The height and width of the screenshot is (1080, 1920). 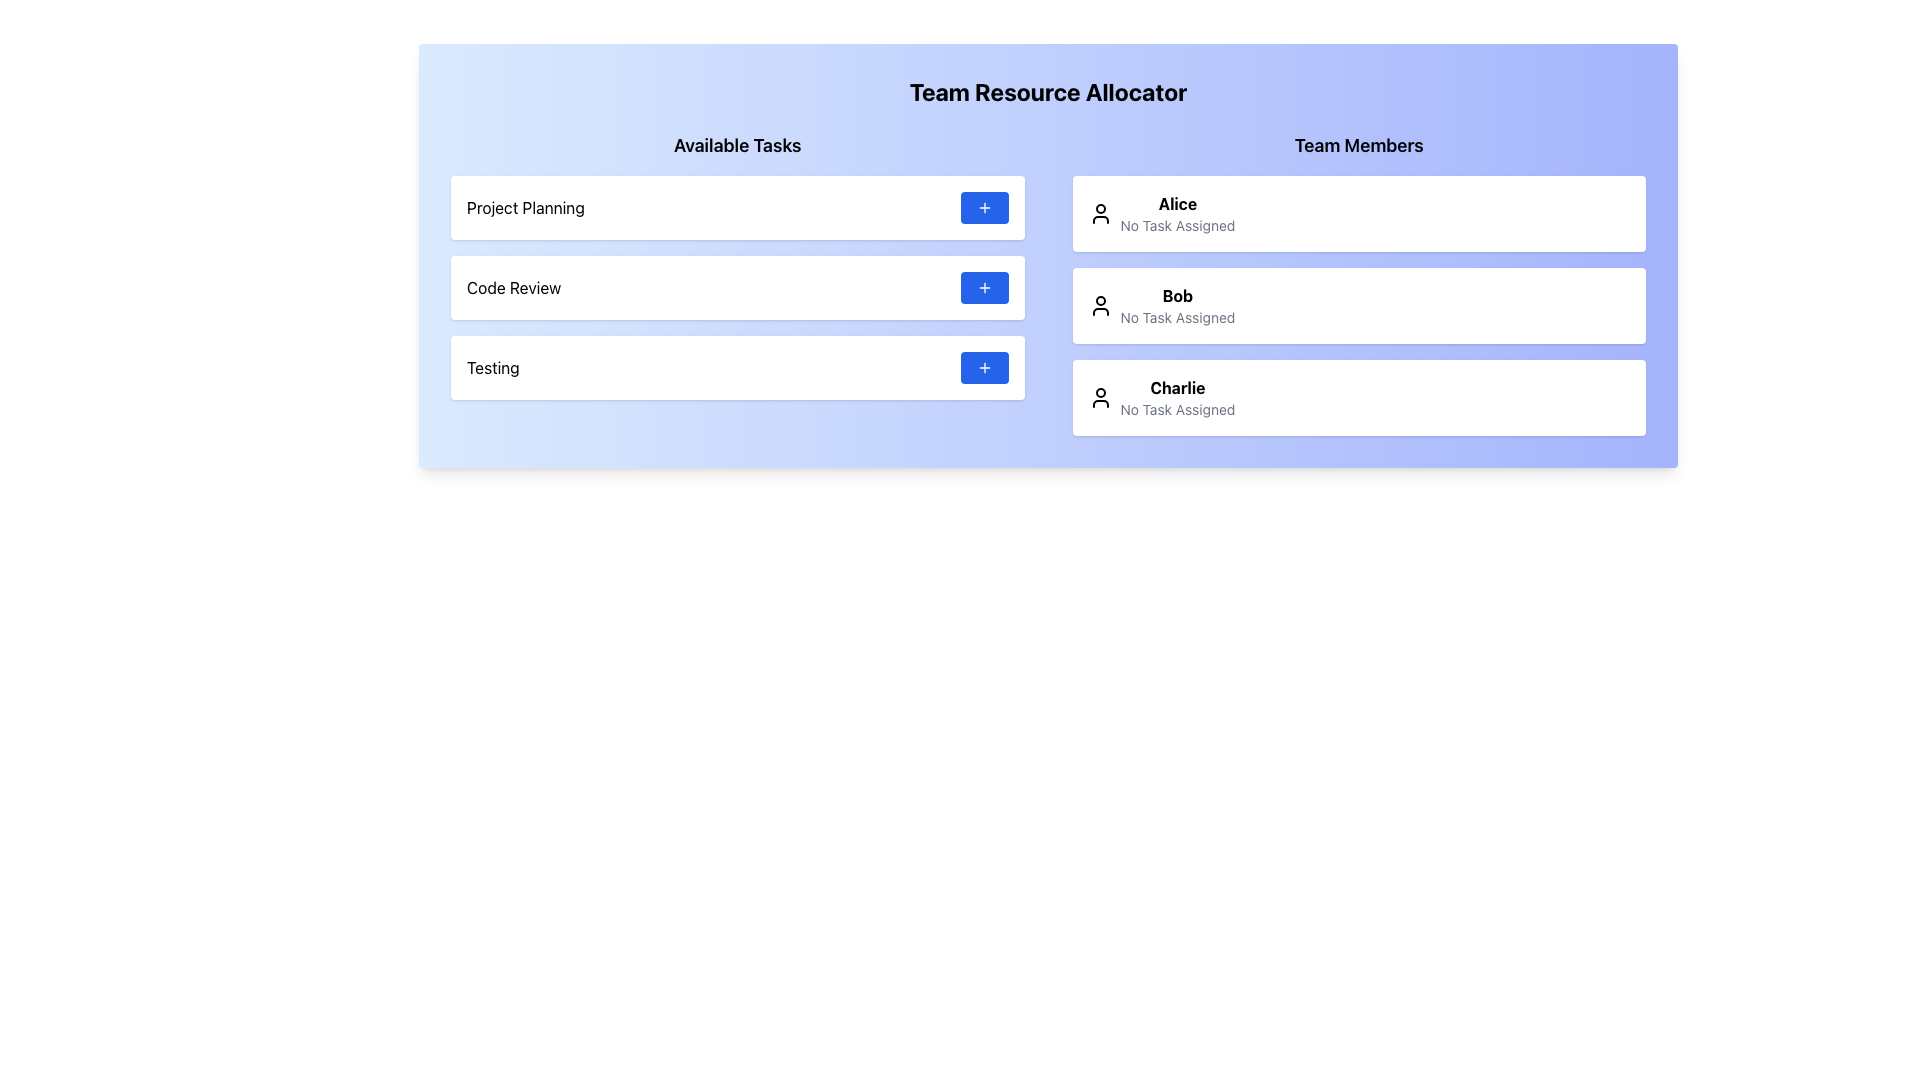 What do you see at coordinates (984, 288) in the screenshot?
I see `the blue rectangular button with a white plus icon in the 'Code Review' row` at bounding box center [984, 288].